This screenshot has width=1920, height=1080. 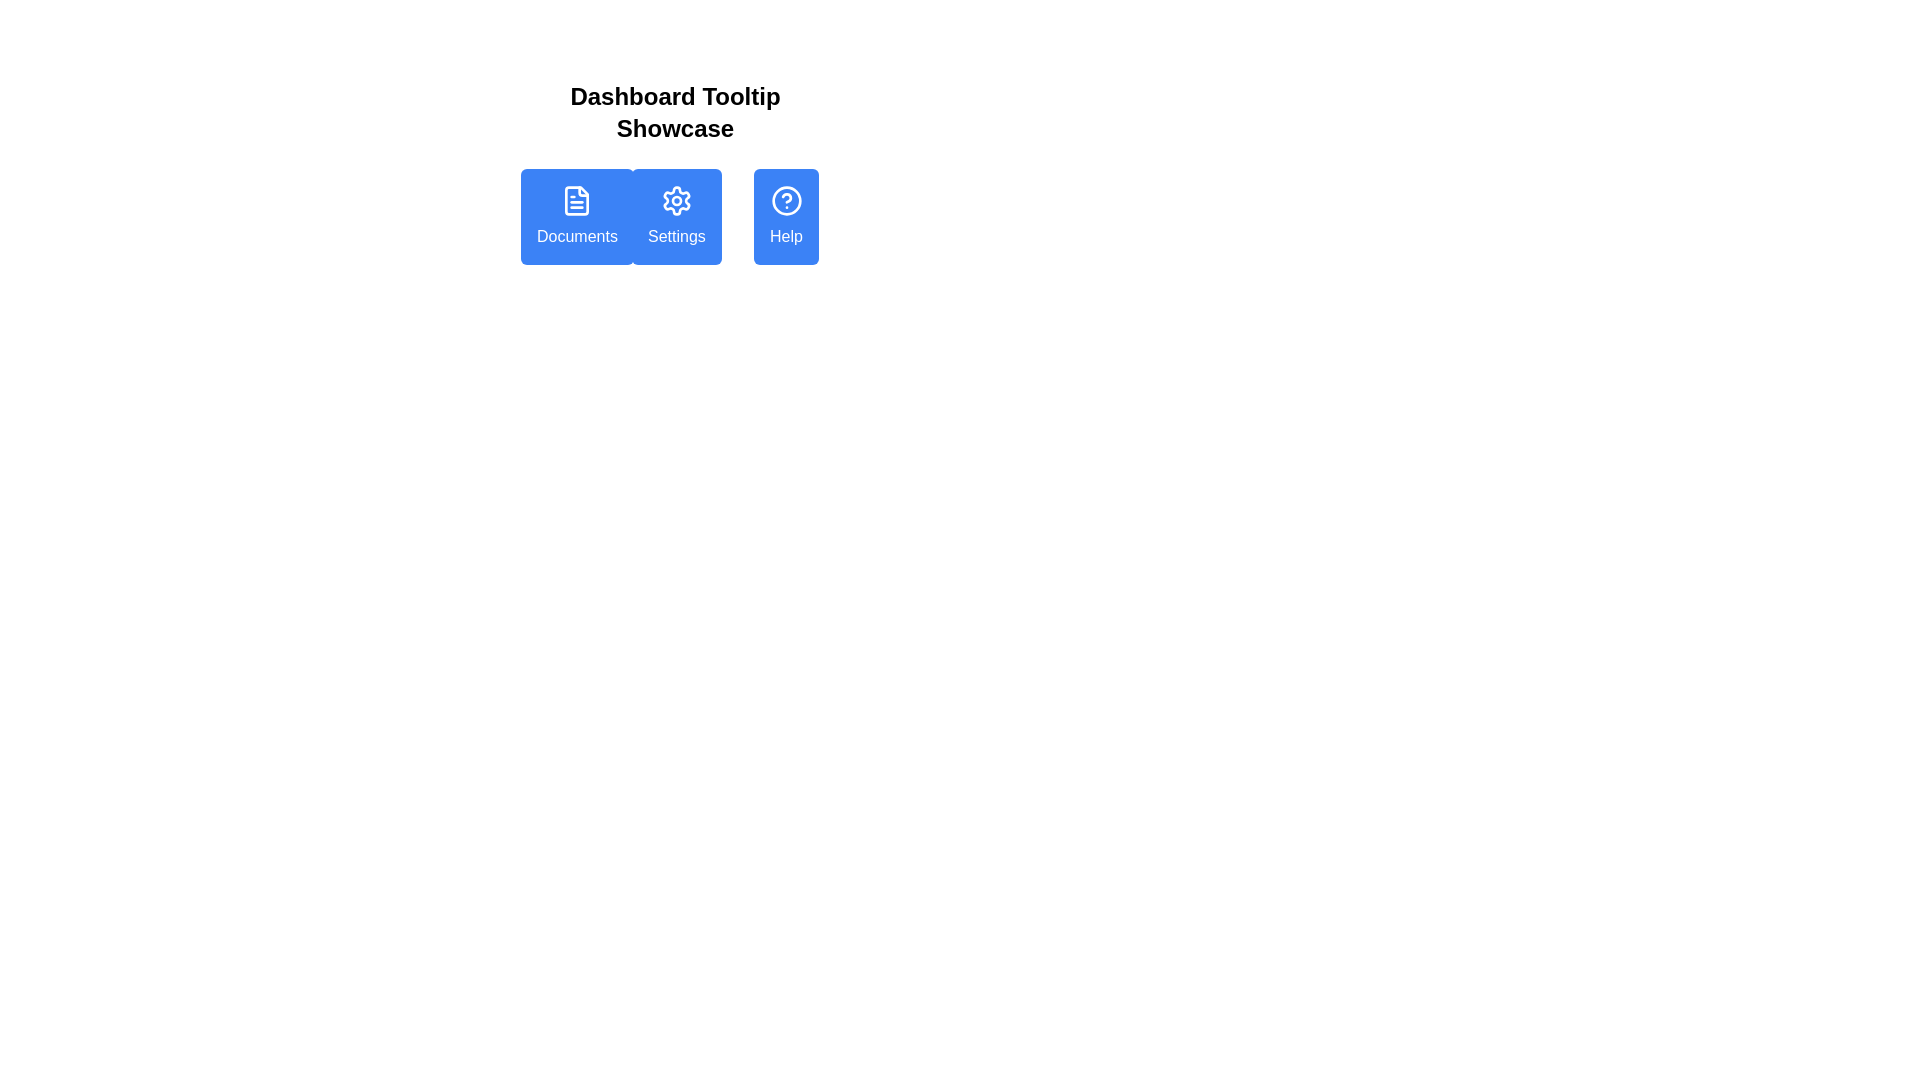 What do you see at coordinates (675, 112) in the screenshot?
I see `the bold heading 'Dashboard Tooltip Showcase' located at the top-center of the interface` at bounding box center [675, 112].